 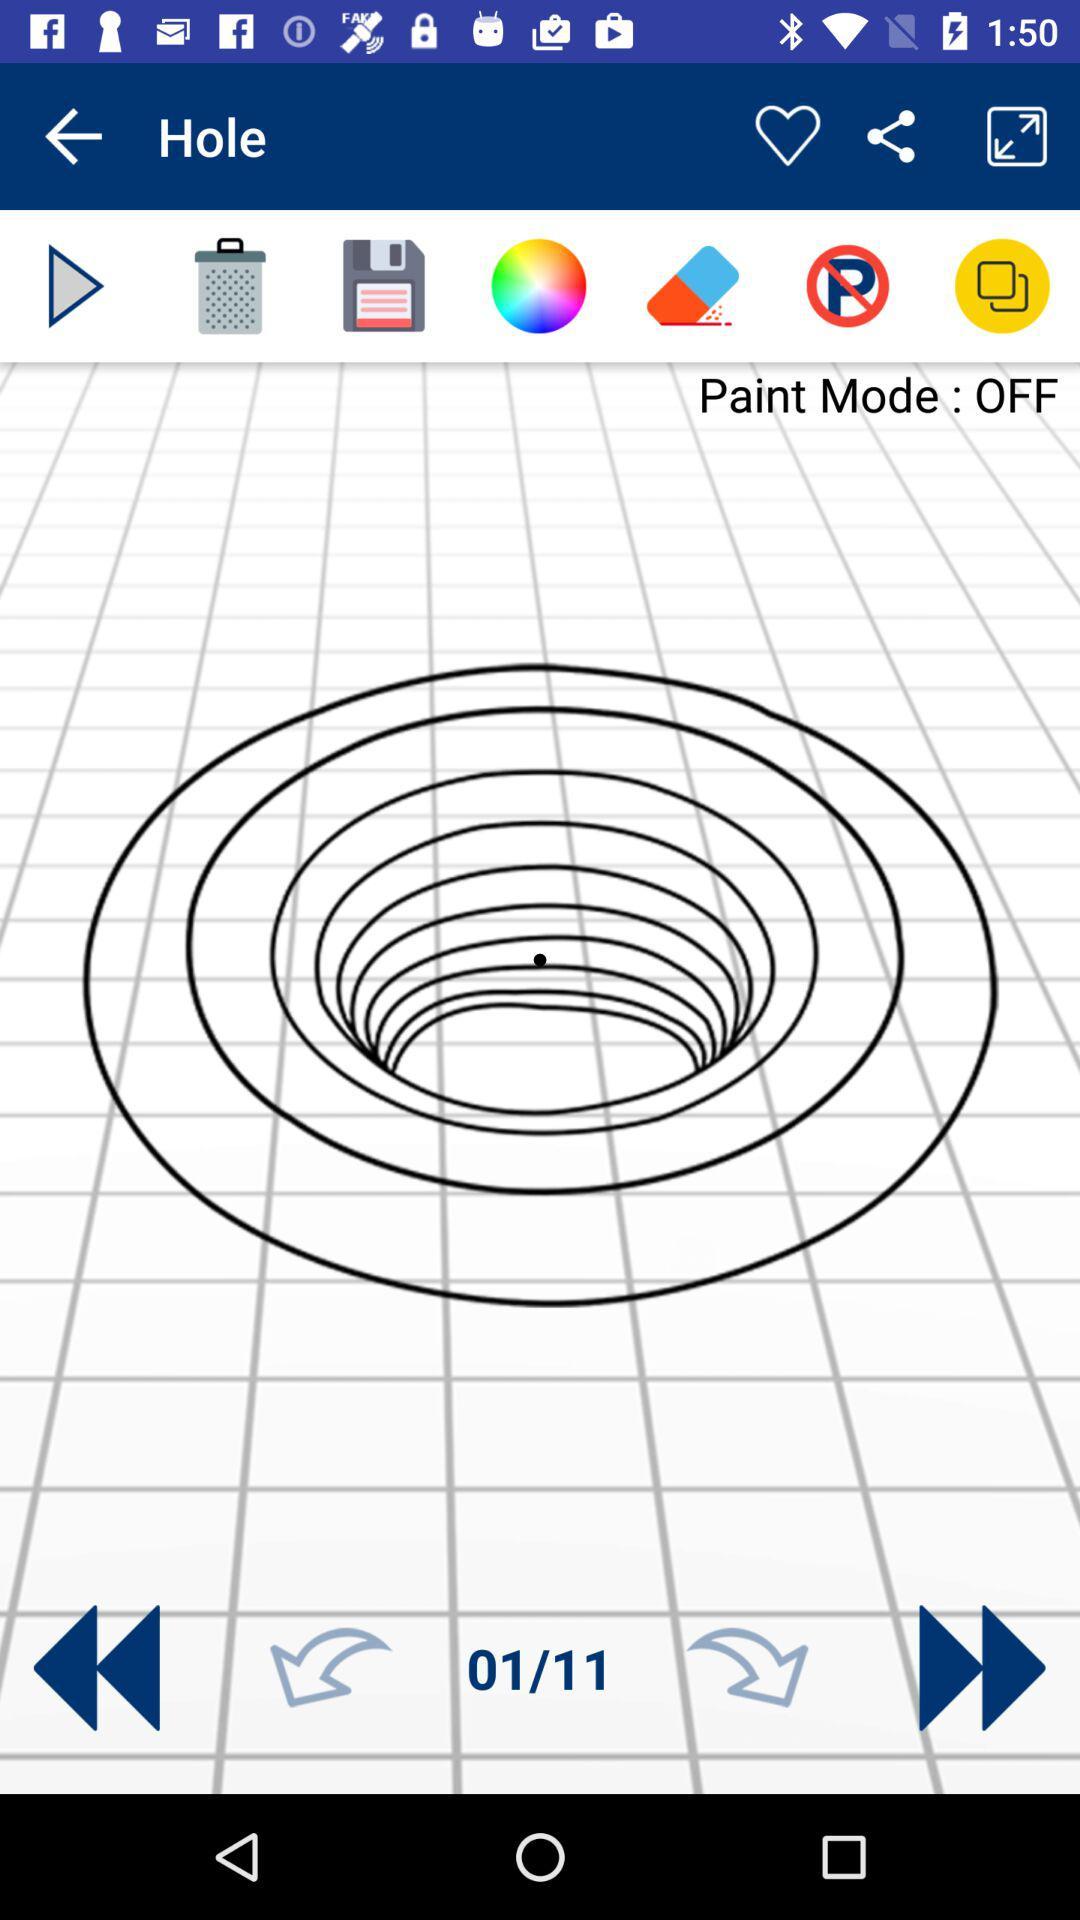 What do you see at coordinates (747, 1668) in the screenshot?
I see `rotate right` at bounding box center [747, 1668].